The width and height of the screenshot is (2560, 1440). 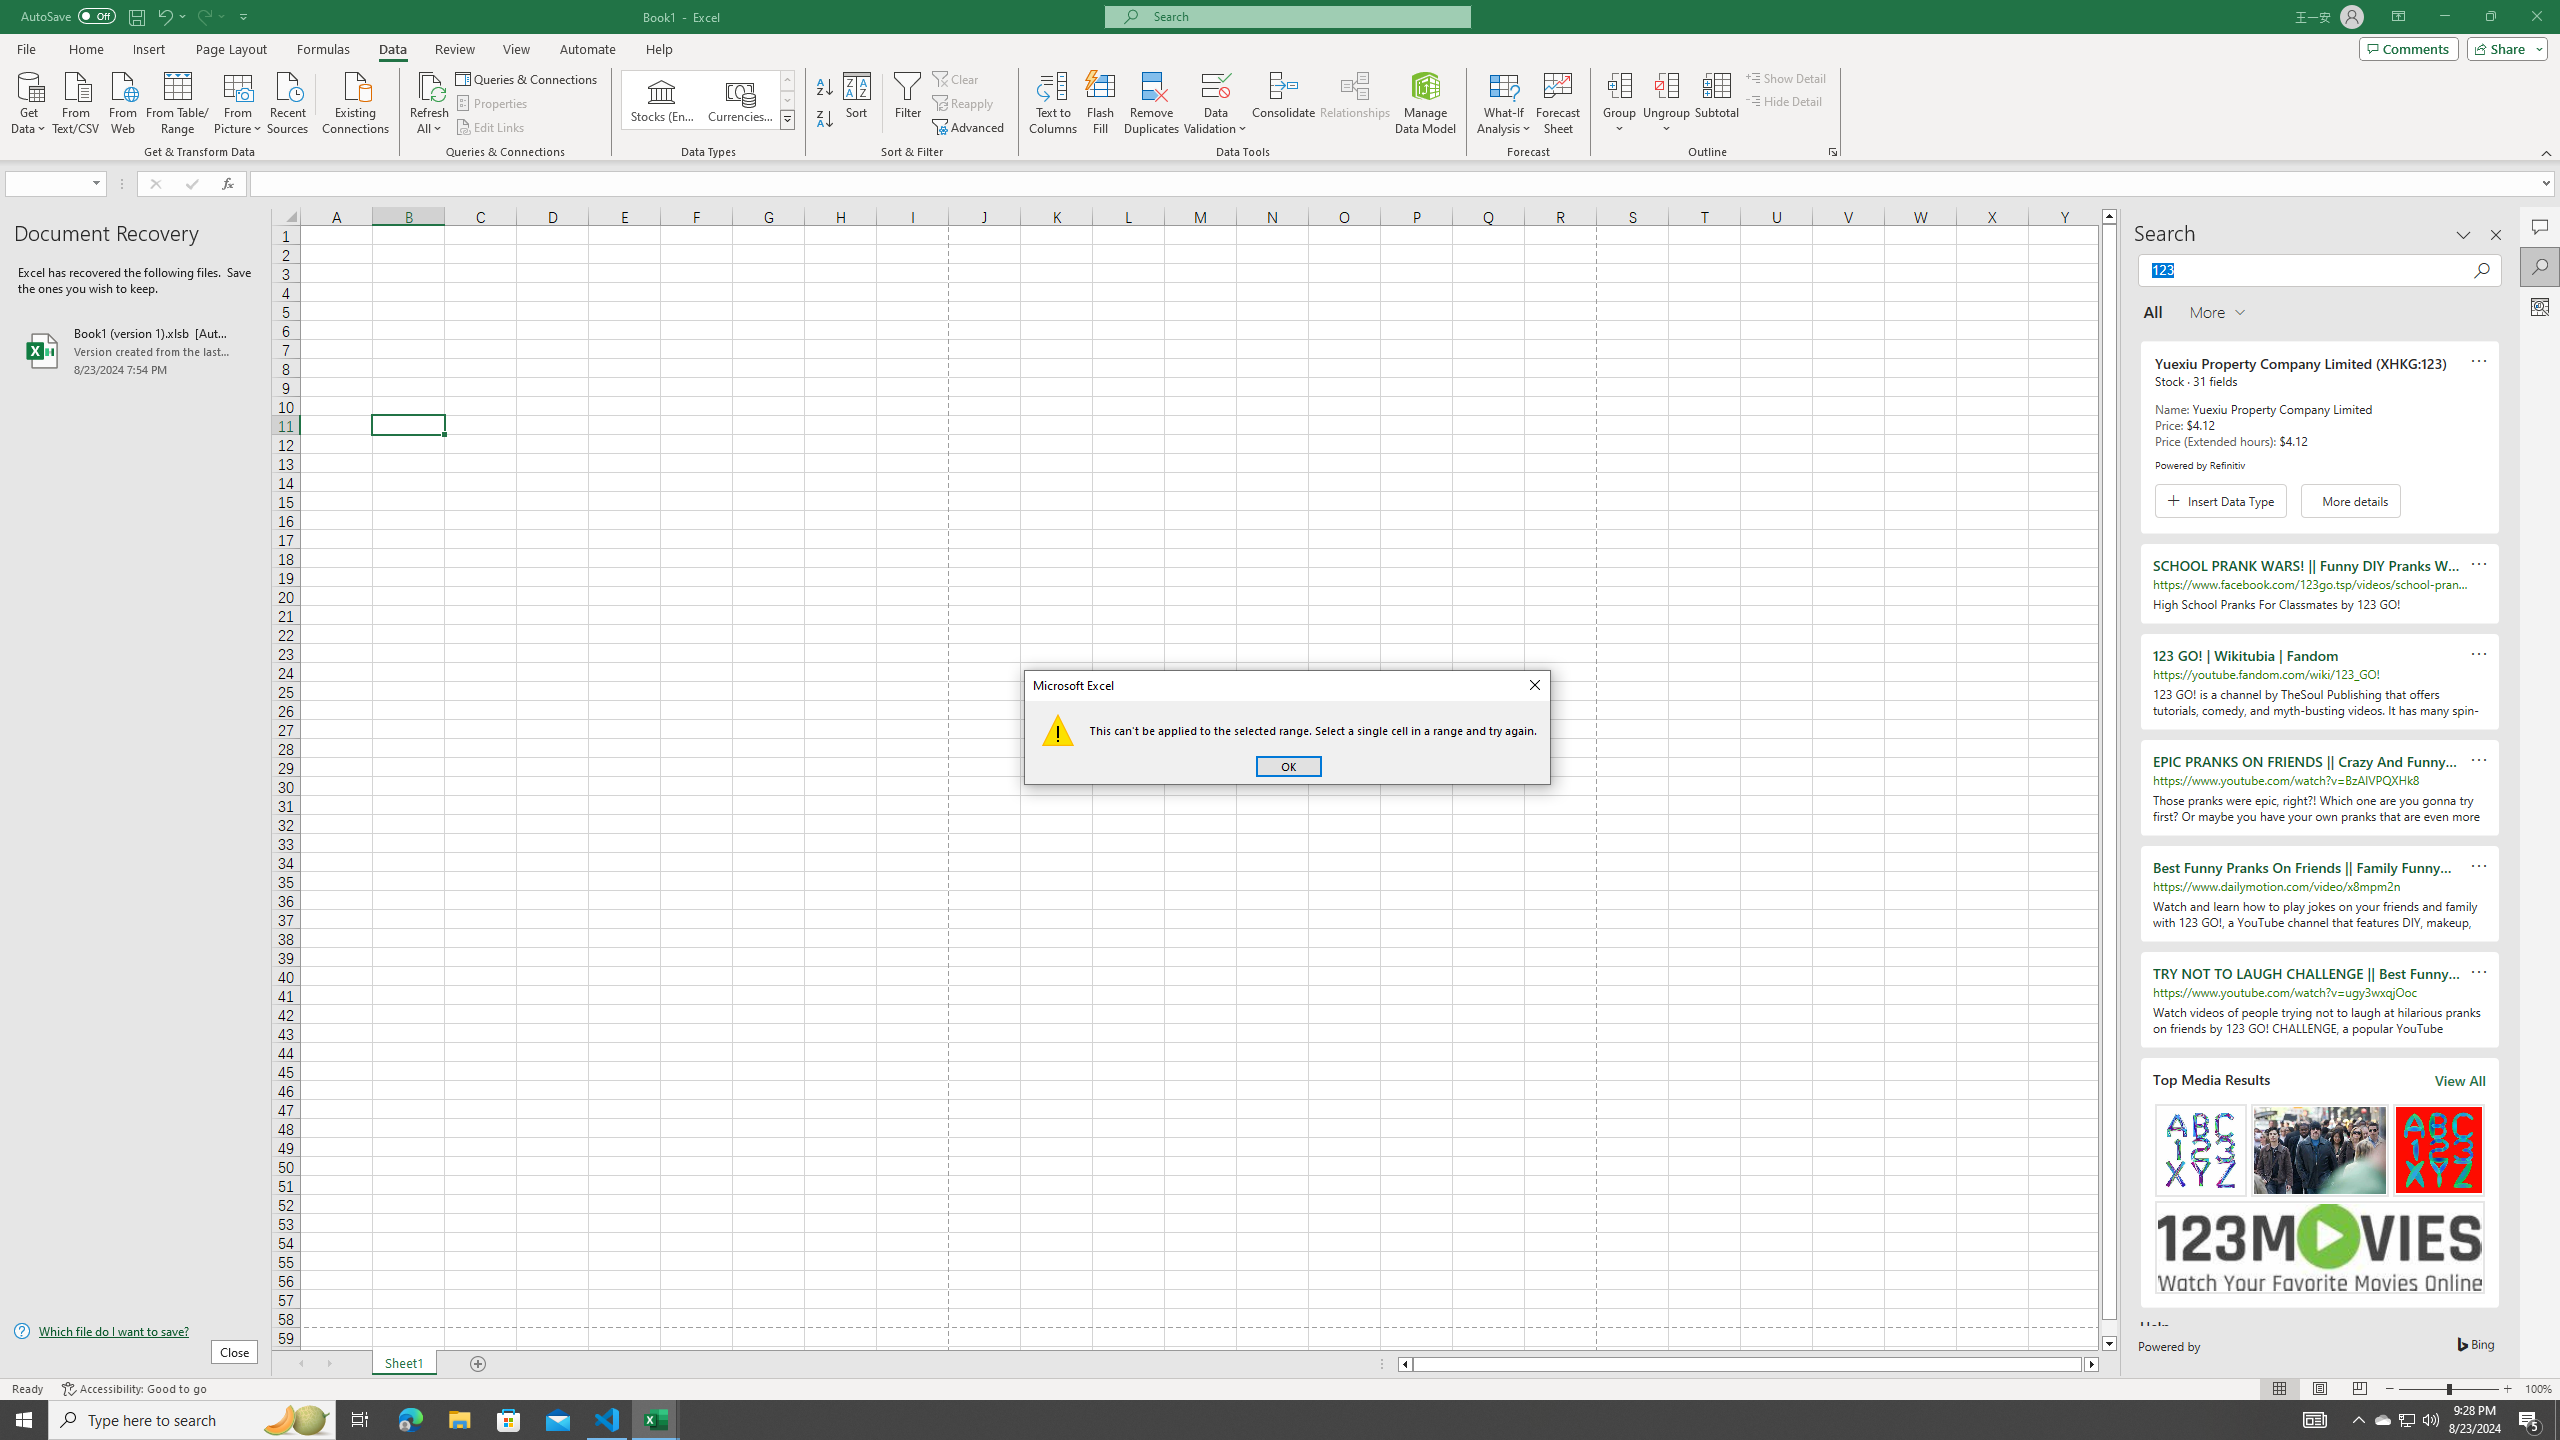 What do you see at coordinates (11, 9) in the screenshot?
I see `'System'` at bounding box center [11, 9].